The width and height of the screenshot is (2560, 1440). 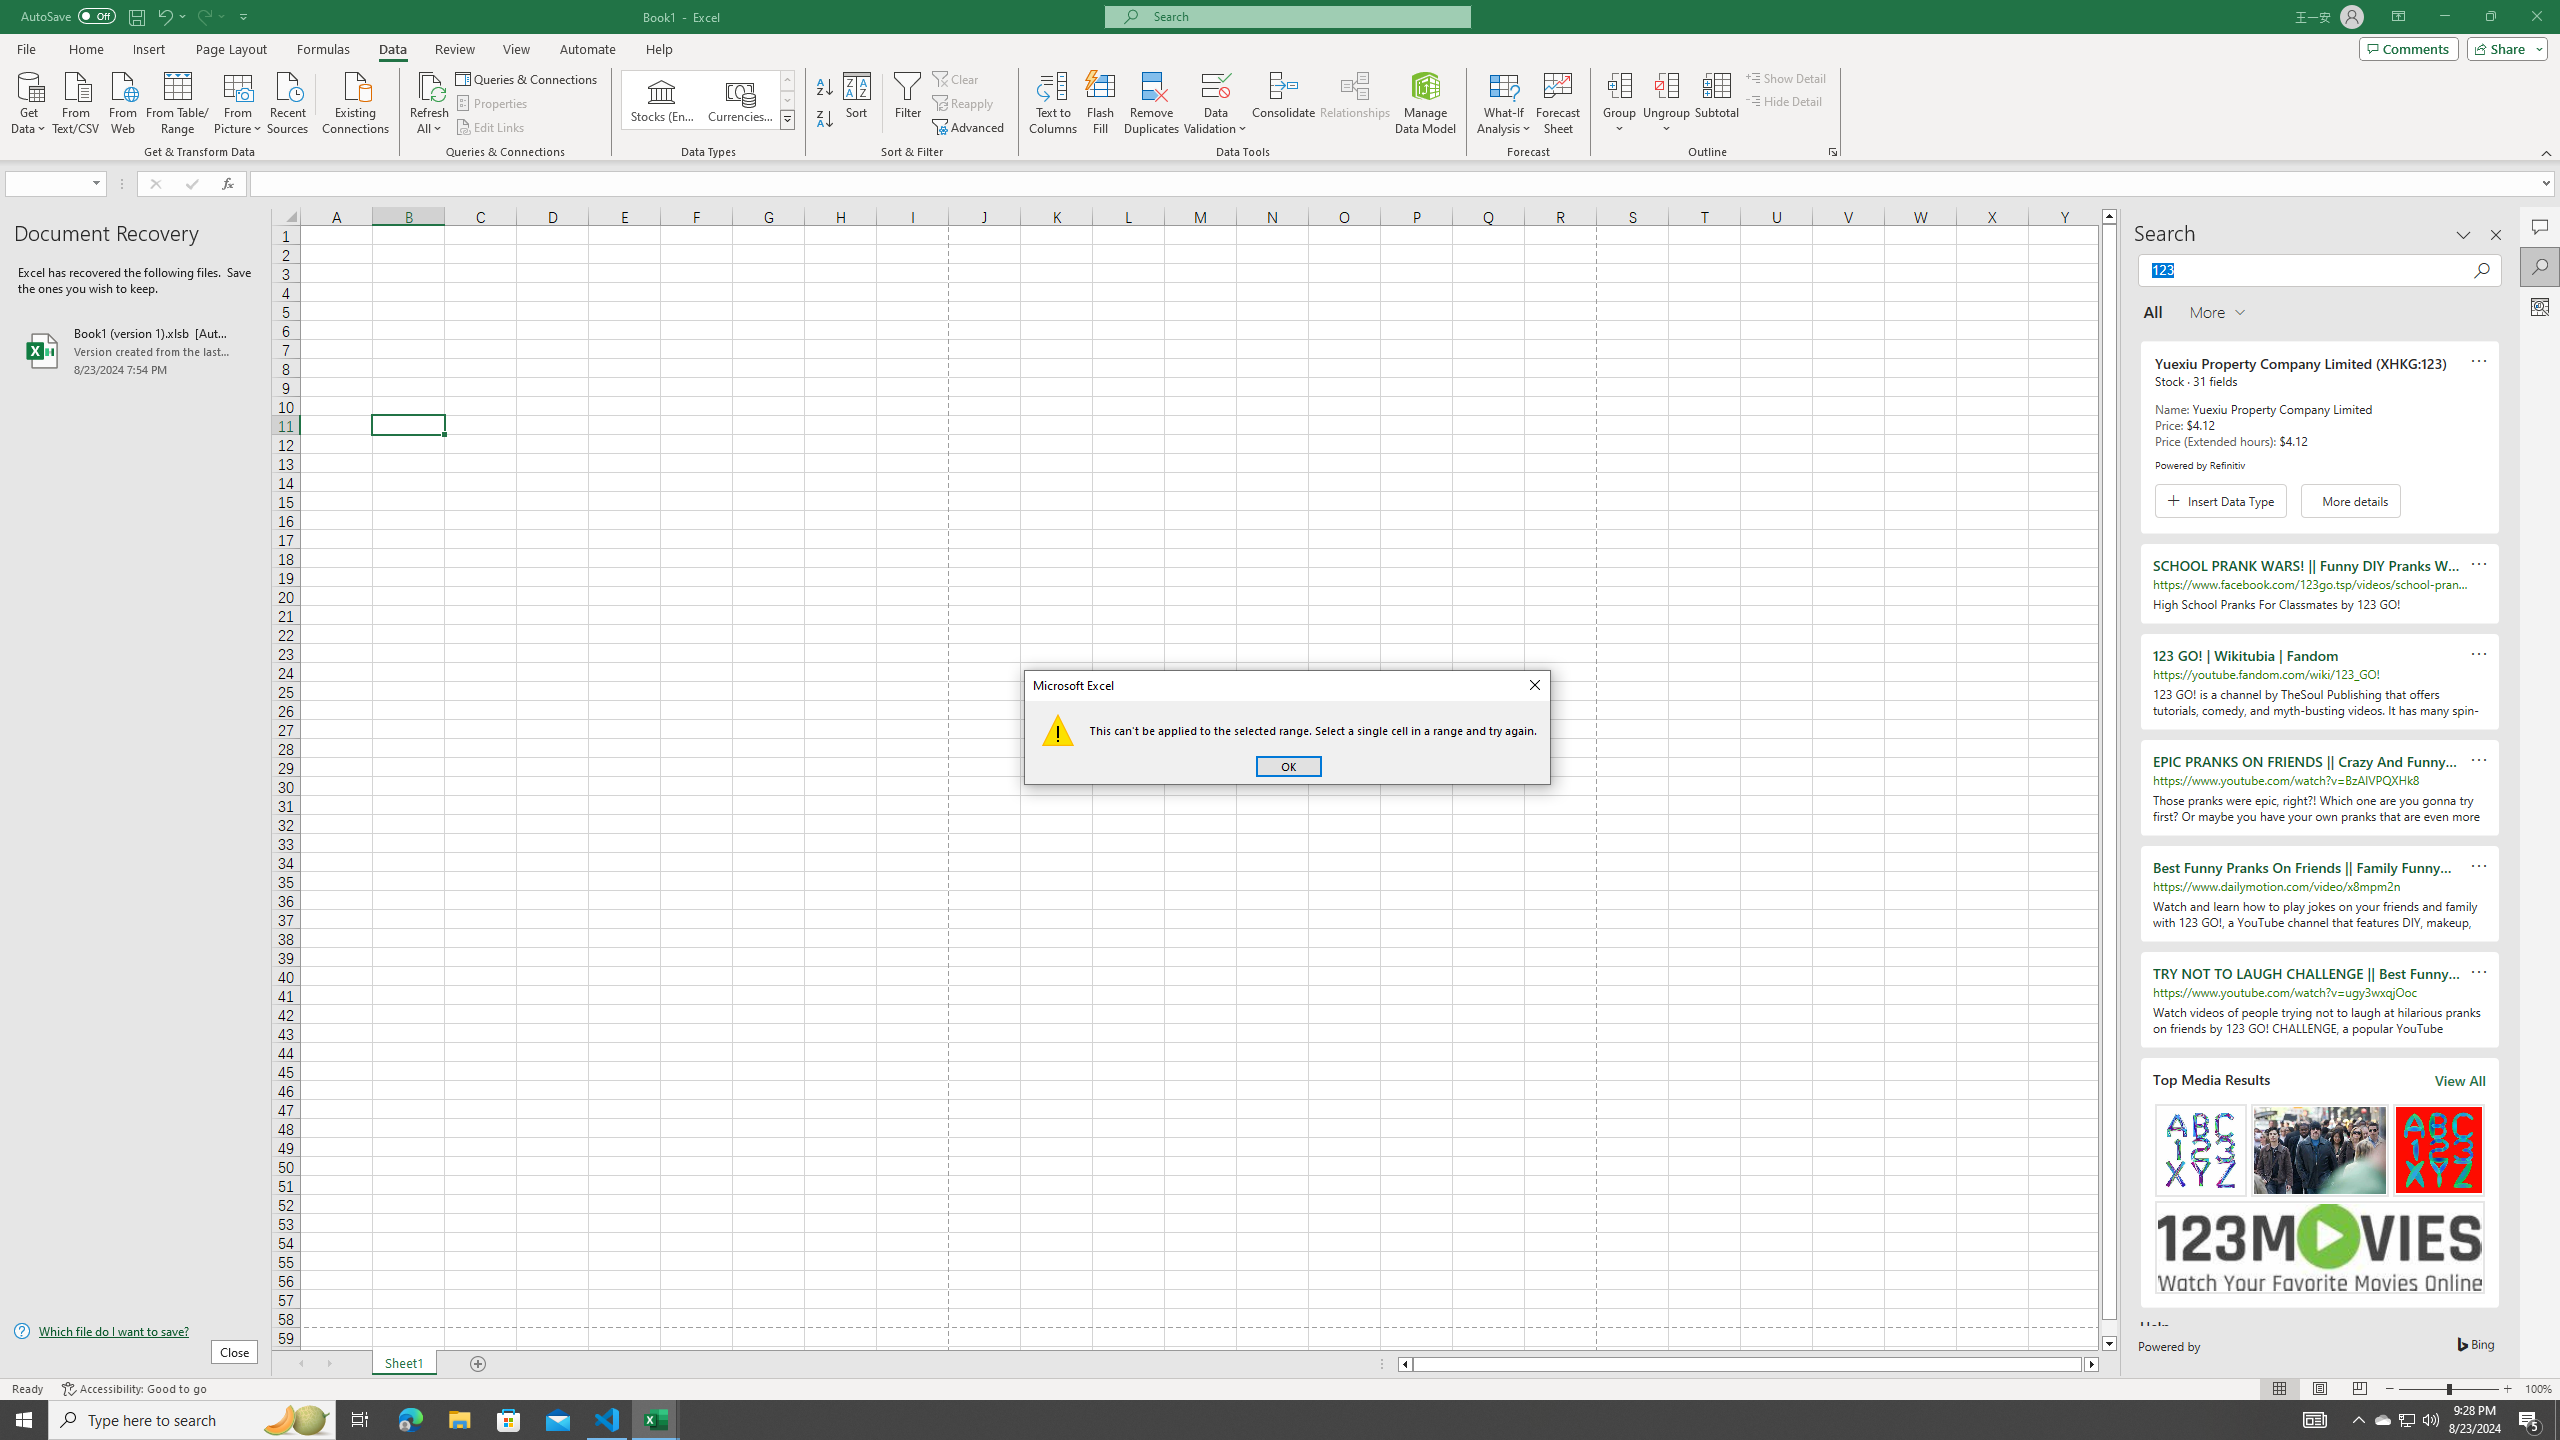 What do you see at coordinates (11, 9) in the screenshot?
I see `'System'` at bounding box center [11, 9].